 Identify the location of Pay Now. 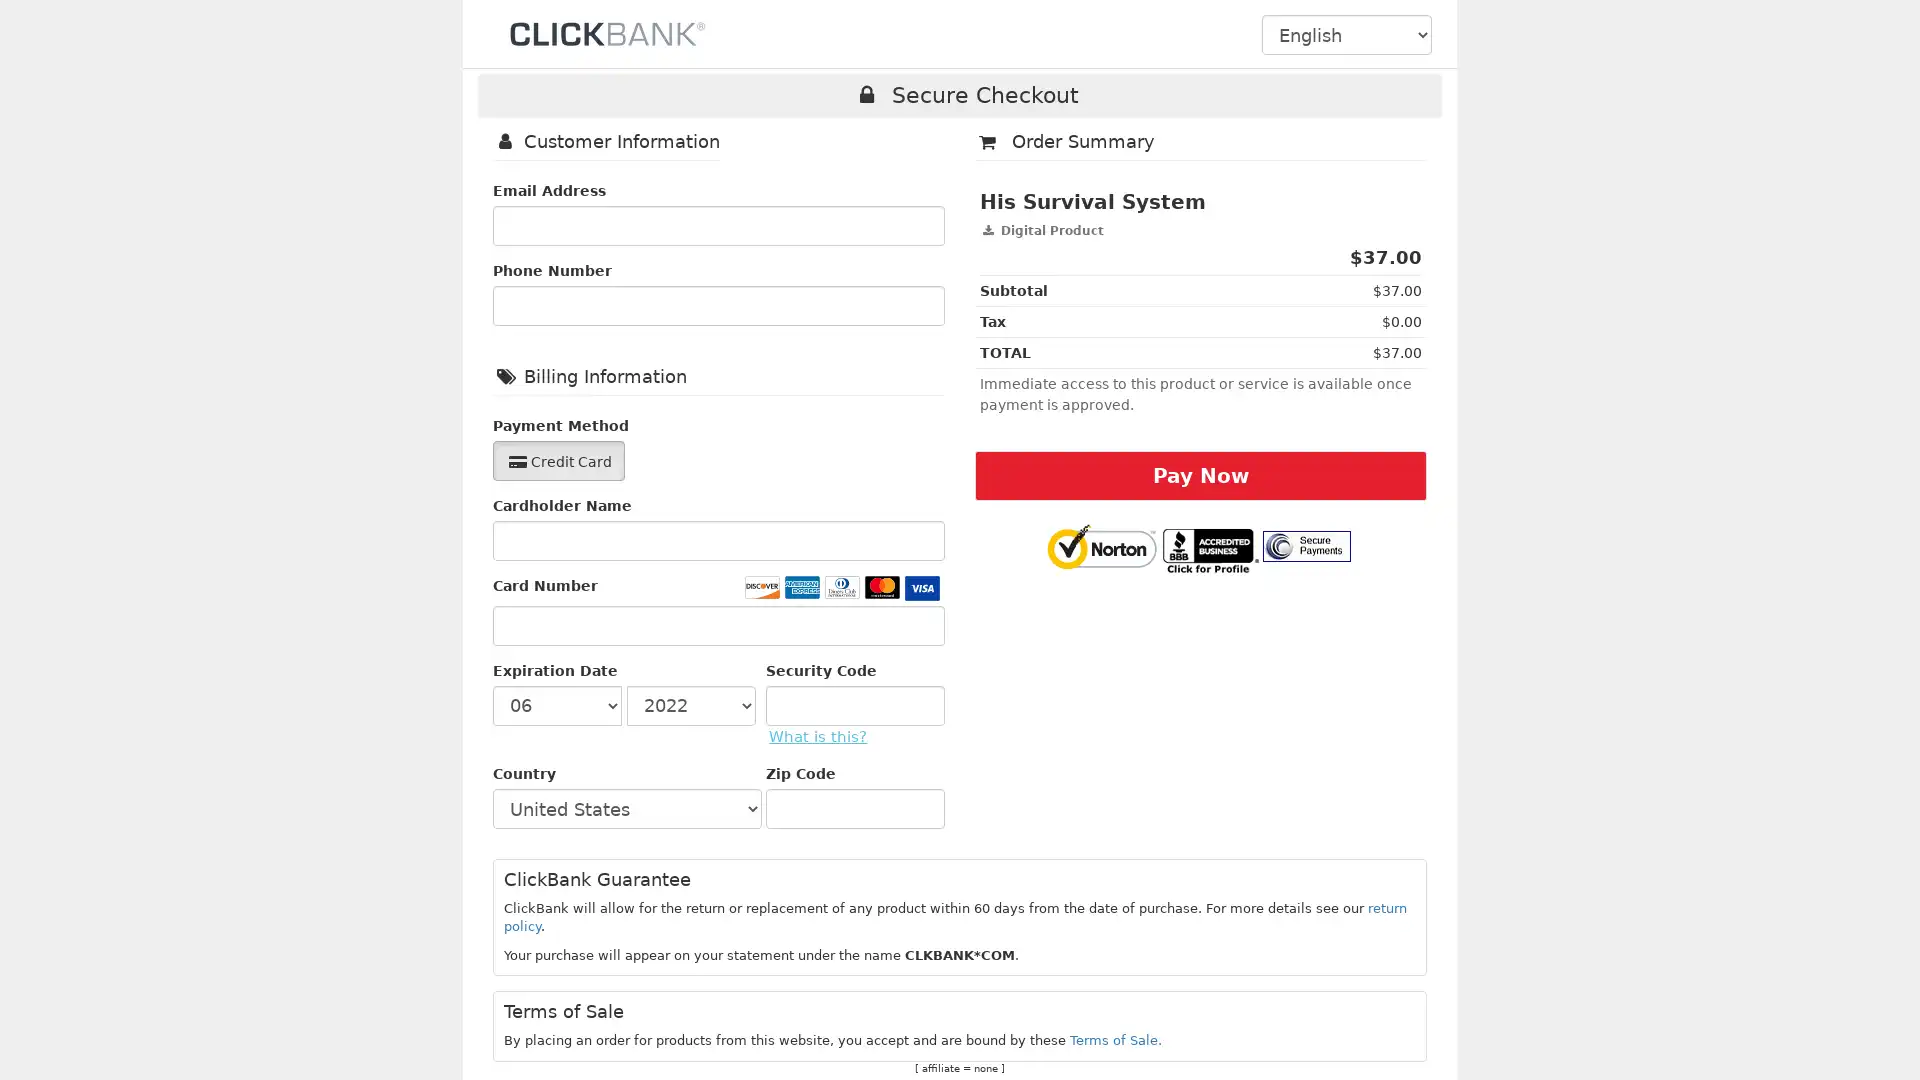
(1200, 475).